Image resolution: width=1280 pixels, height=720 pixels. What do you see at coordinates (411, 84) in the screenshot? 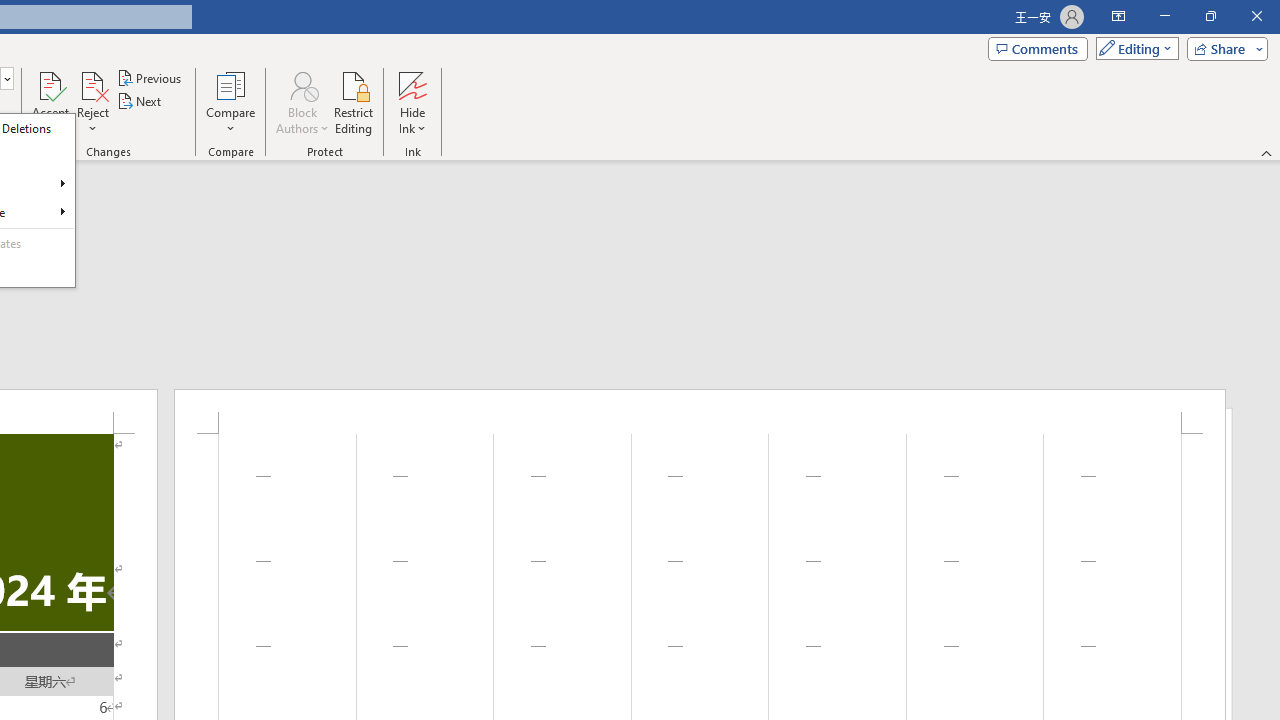
I see `'Hide Ink'` at bounding box center [411, 84].